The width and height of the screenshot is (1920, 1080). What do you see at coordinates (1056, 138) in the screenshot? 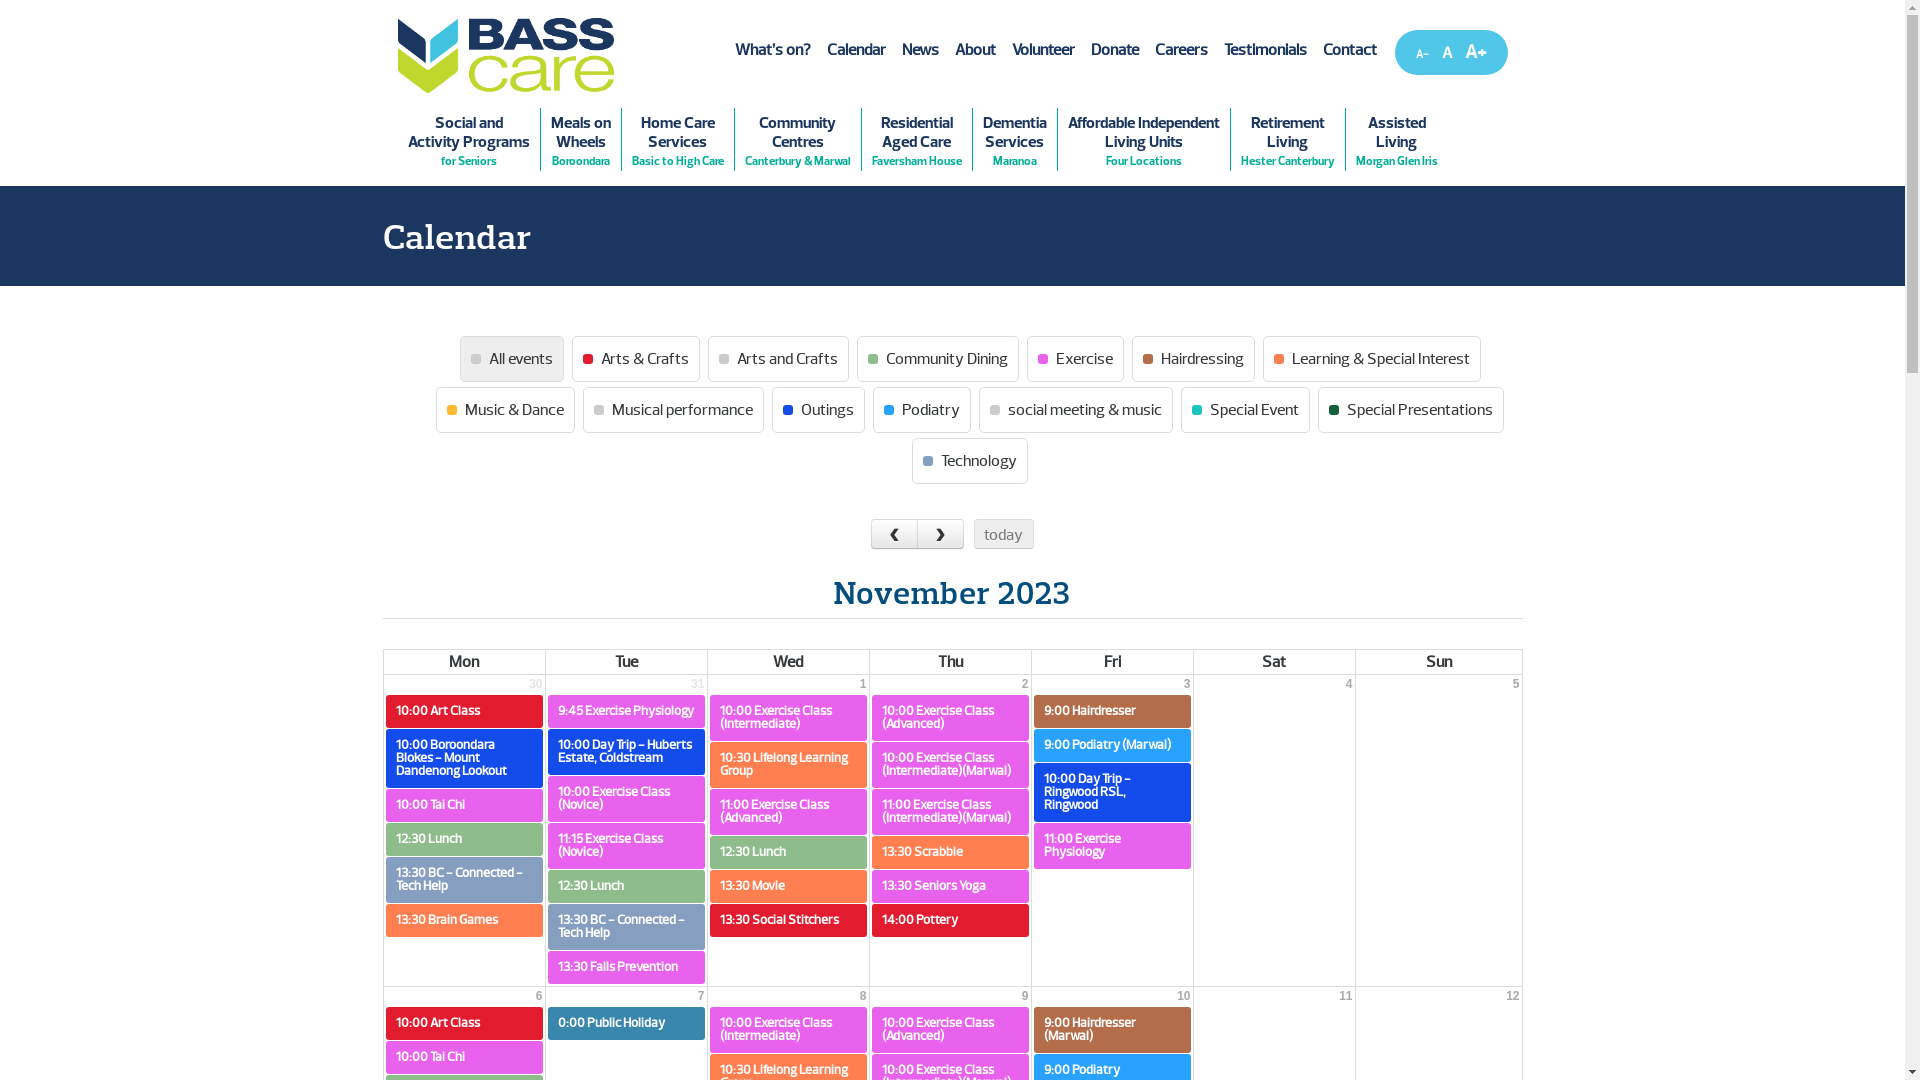
I see `'Affordable Independent` at bounding box center [1056, 138].